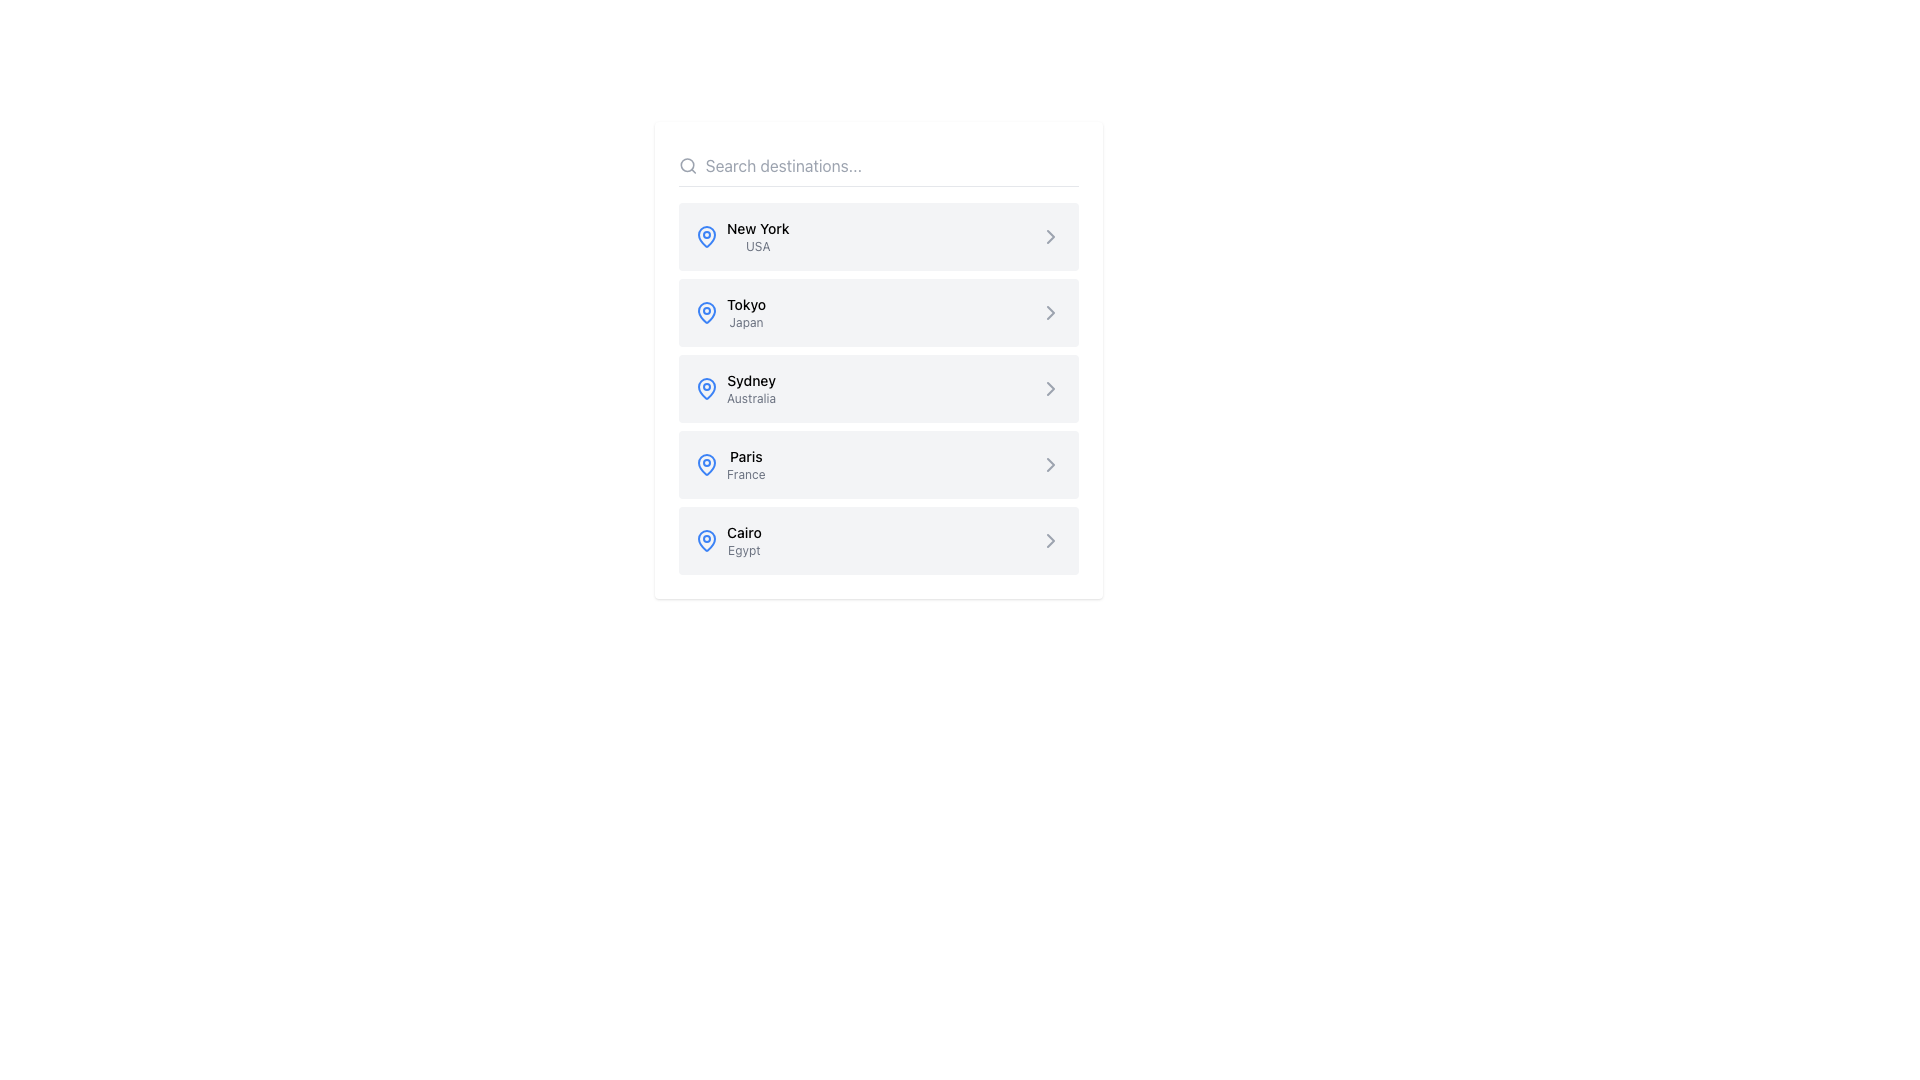 The image size is (1920, 1080). Describe the element at coordinates (878, 540) in the screenshot. I see `the selectable list item representing the destination 'Cairo, Egypt'` at that location.